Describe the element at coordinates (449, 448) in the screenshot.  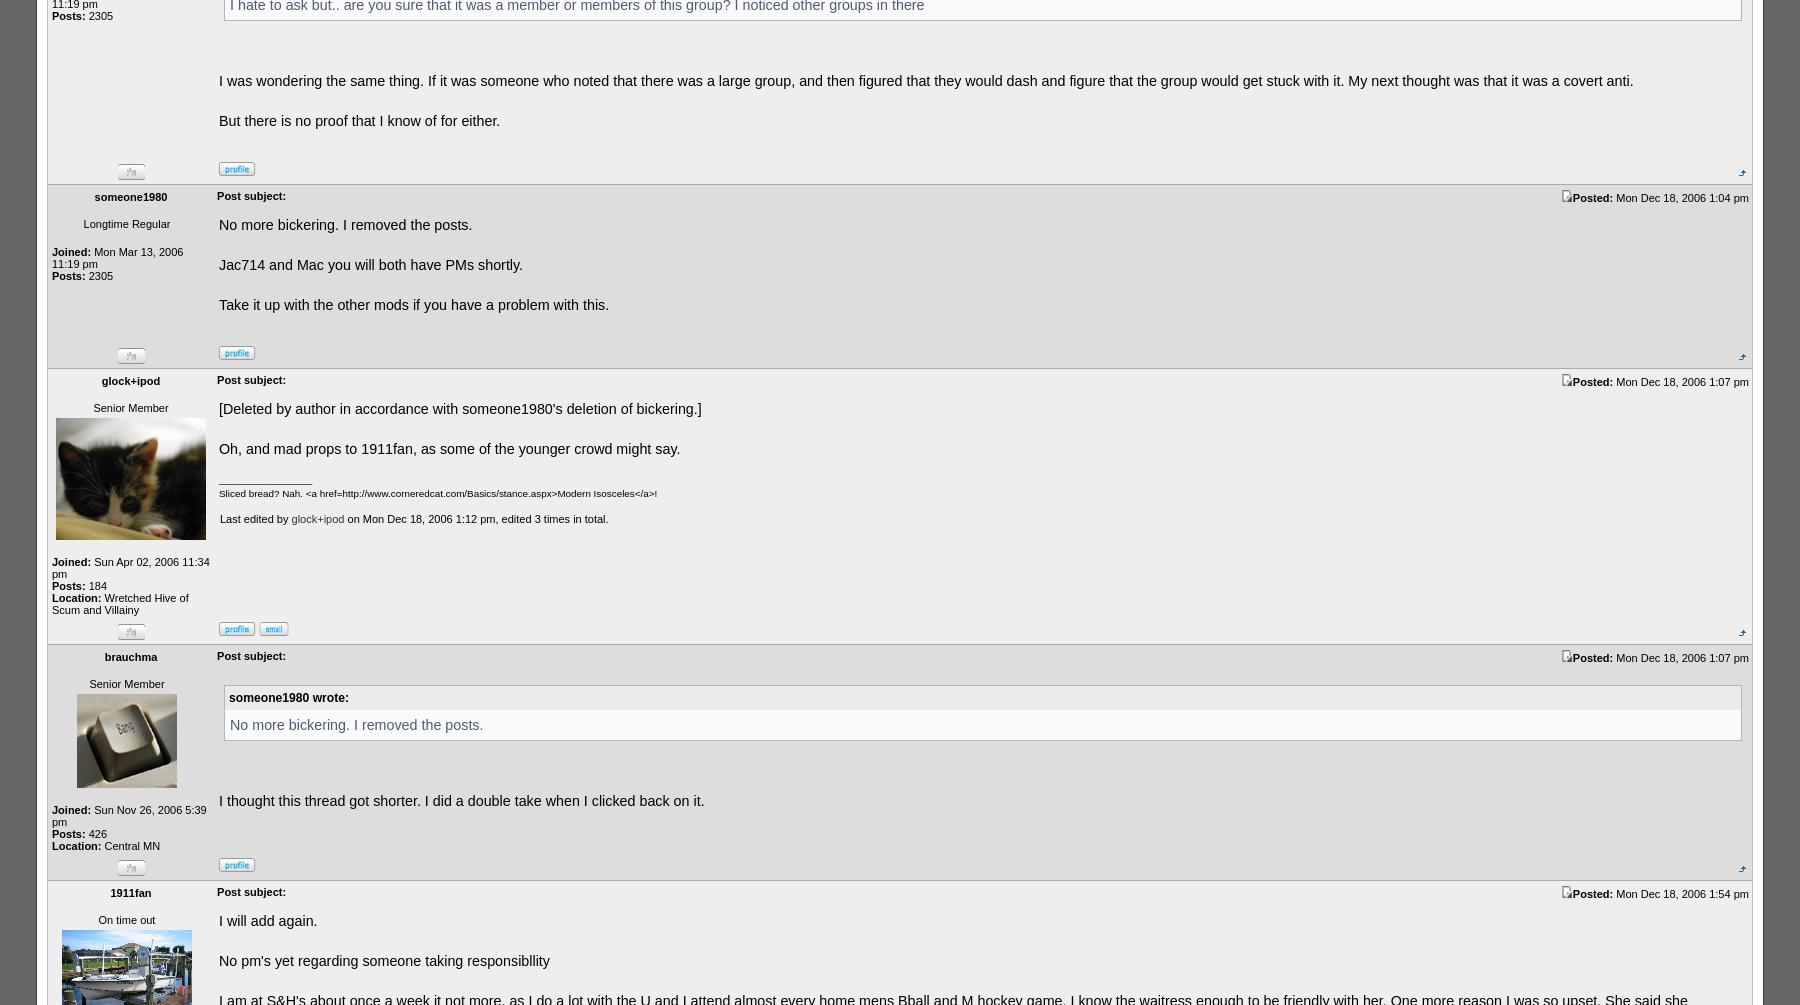
I see `'Oh, and mad props to 1911fan, as some of the younger crowd might say.'` at that location.